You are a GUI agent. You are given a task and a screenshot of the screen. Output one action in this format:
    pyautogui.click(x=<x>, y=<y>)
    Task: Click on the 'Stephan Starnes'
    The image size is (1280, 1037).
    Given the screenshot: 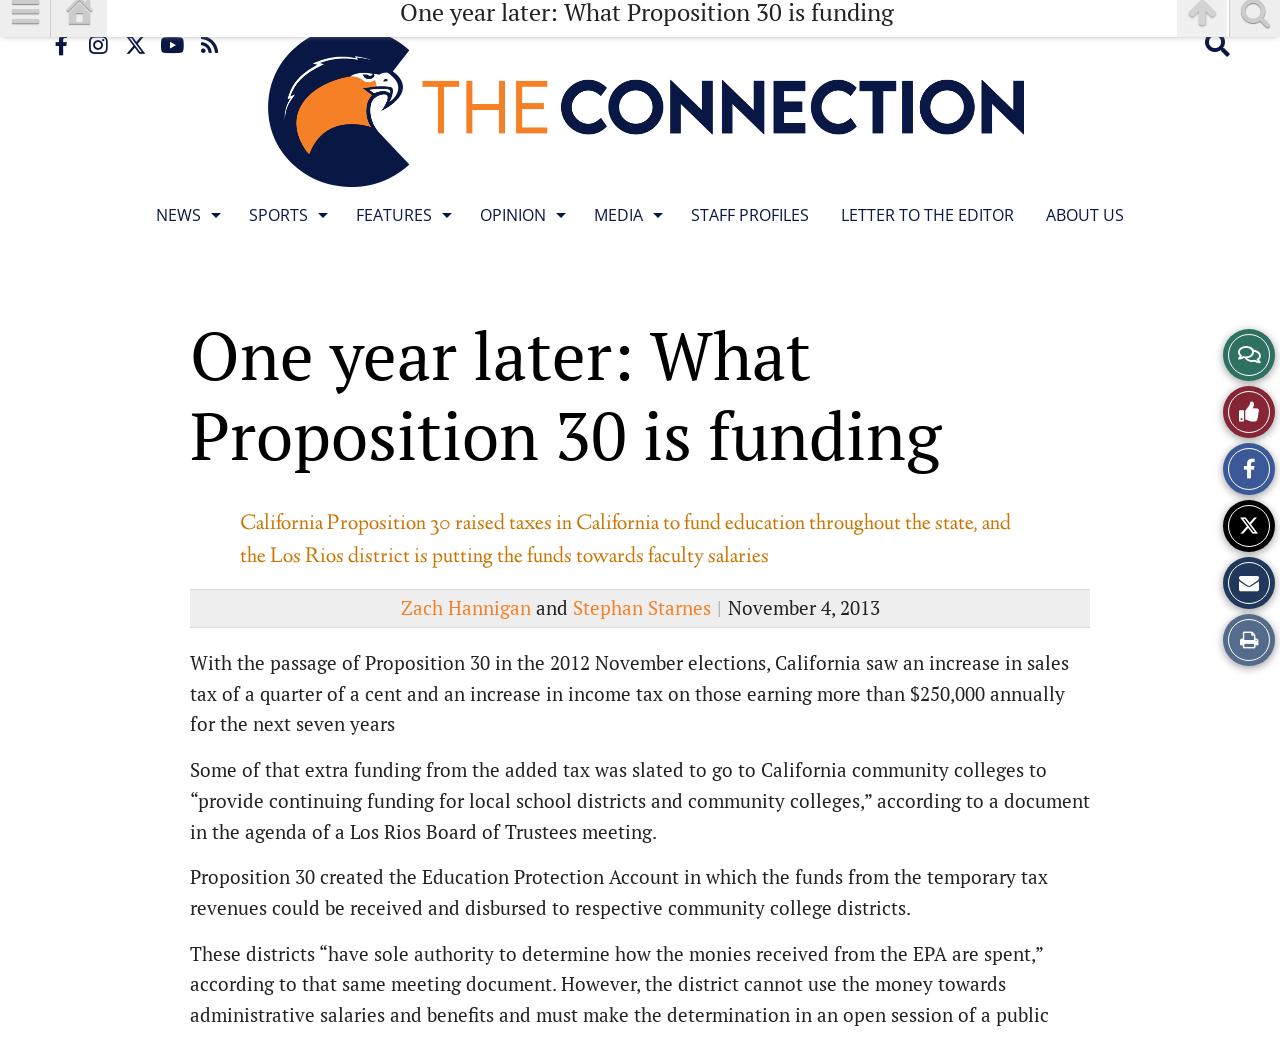 What is the action you would take?
    pyautogui.click(x=641, y=607)
    